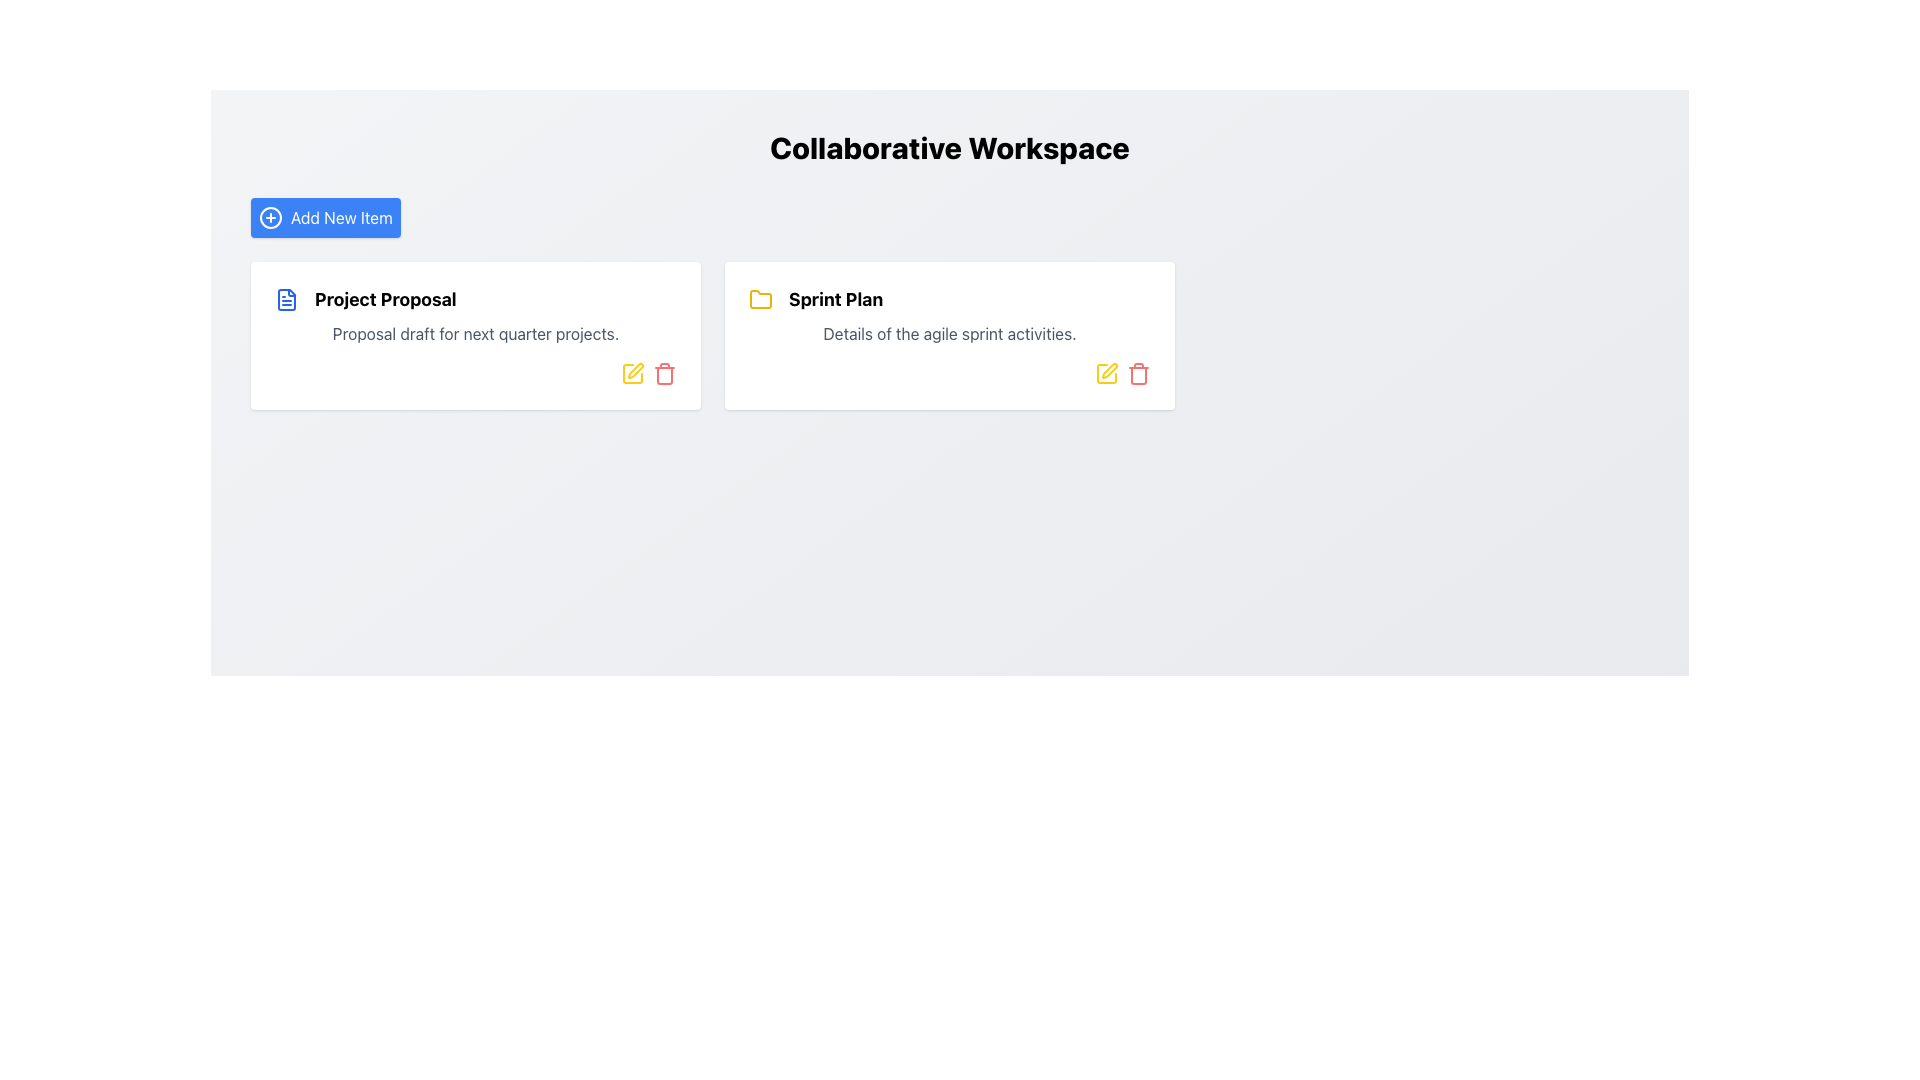 Image resolution: width=1920 pixels, height=1080 pixels. What do you see at coordinates (1106, 374) in the screenshot?
I see `the edit icon located in the top-right corner of the 'Sprint Plan' card` at bounding box center [1106, 374].